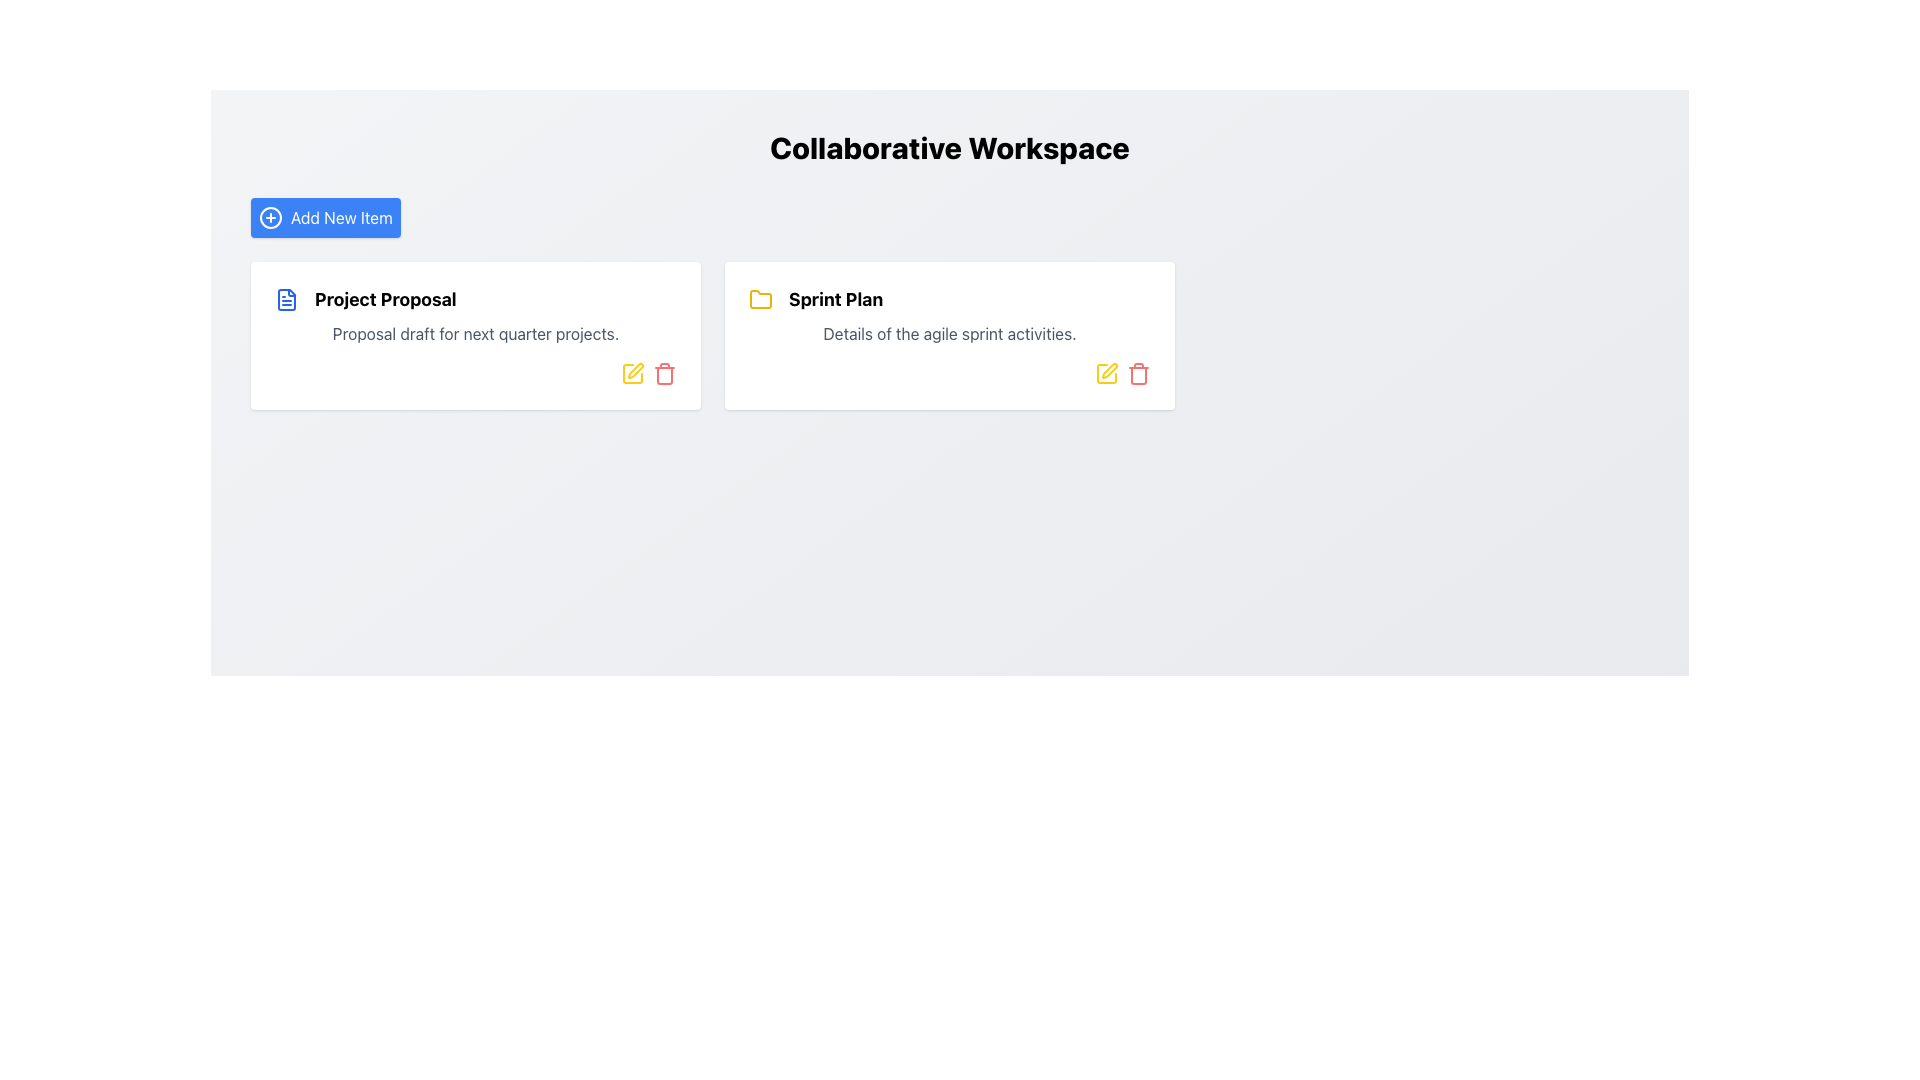 Image resolution: width=1920 pixels, height=1080 pixels. What do you see at coordinates (1106, 374) in the screenshot?
I see `the edit icon located in the top-right corner of the 'Sprint Plan' card` at bounding box center [1106, 374].